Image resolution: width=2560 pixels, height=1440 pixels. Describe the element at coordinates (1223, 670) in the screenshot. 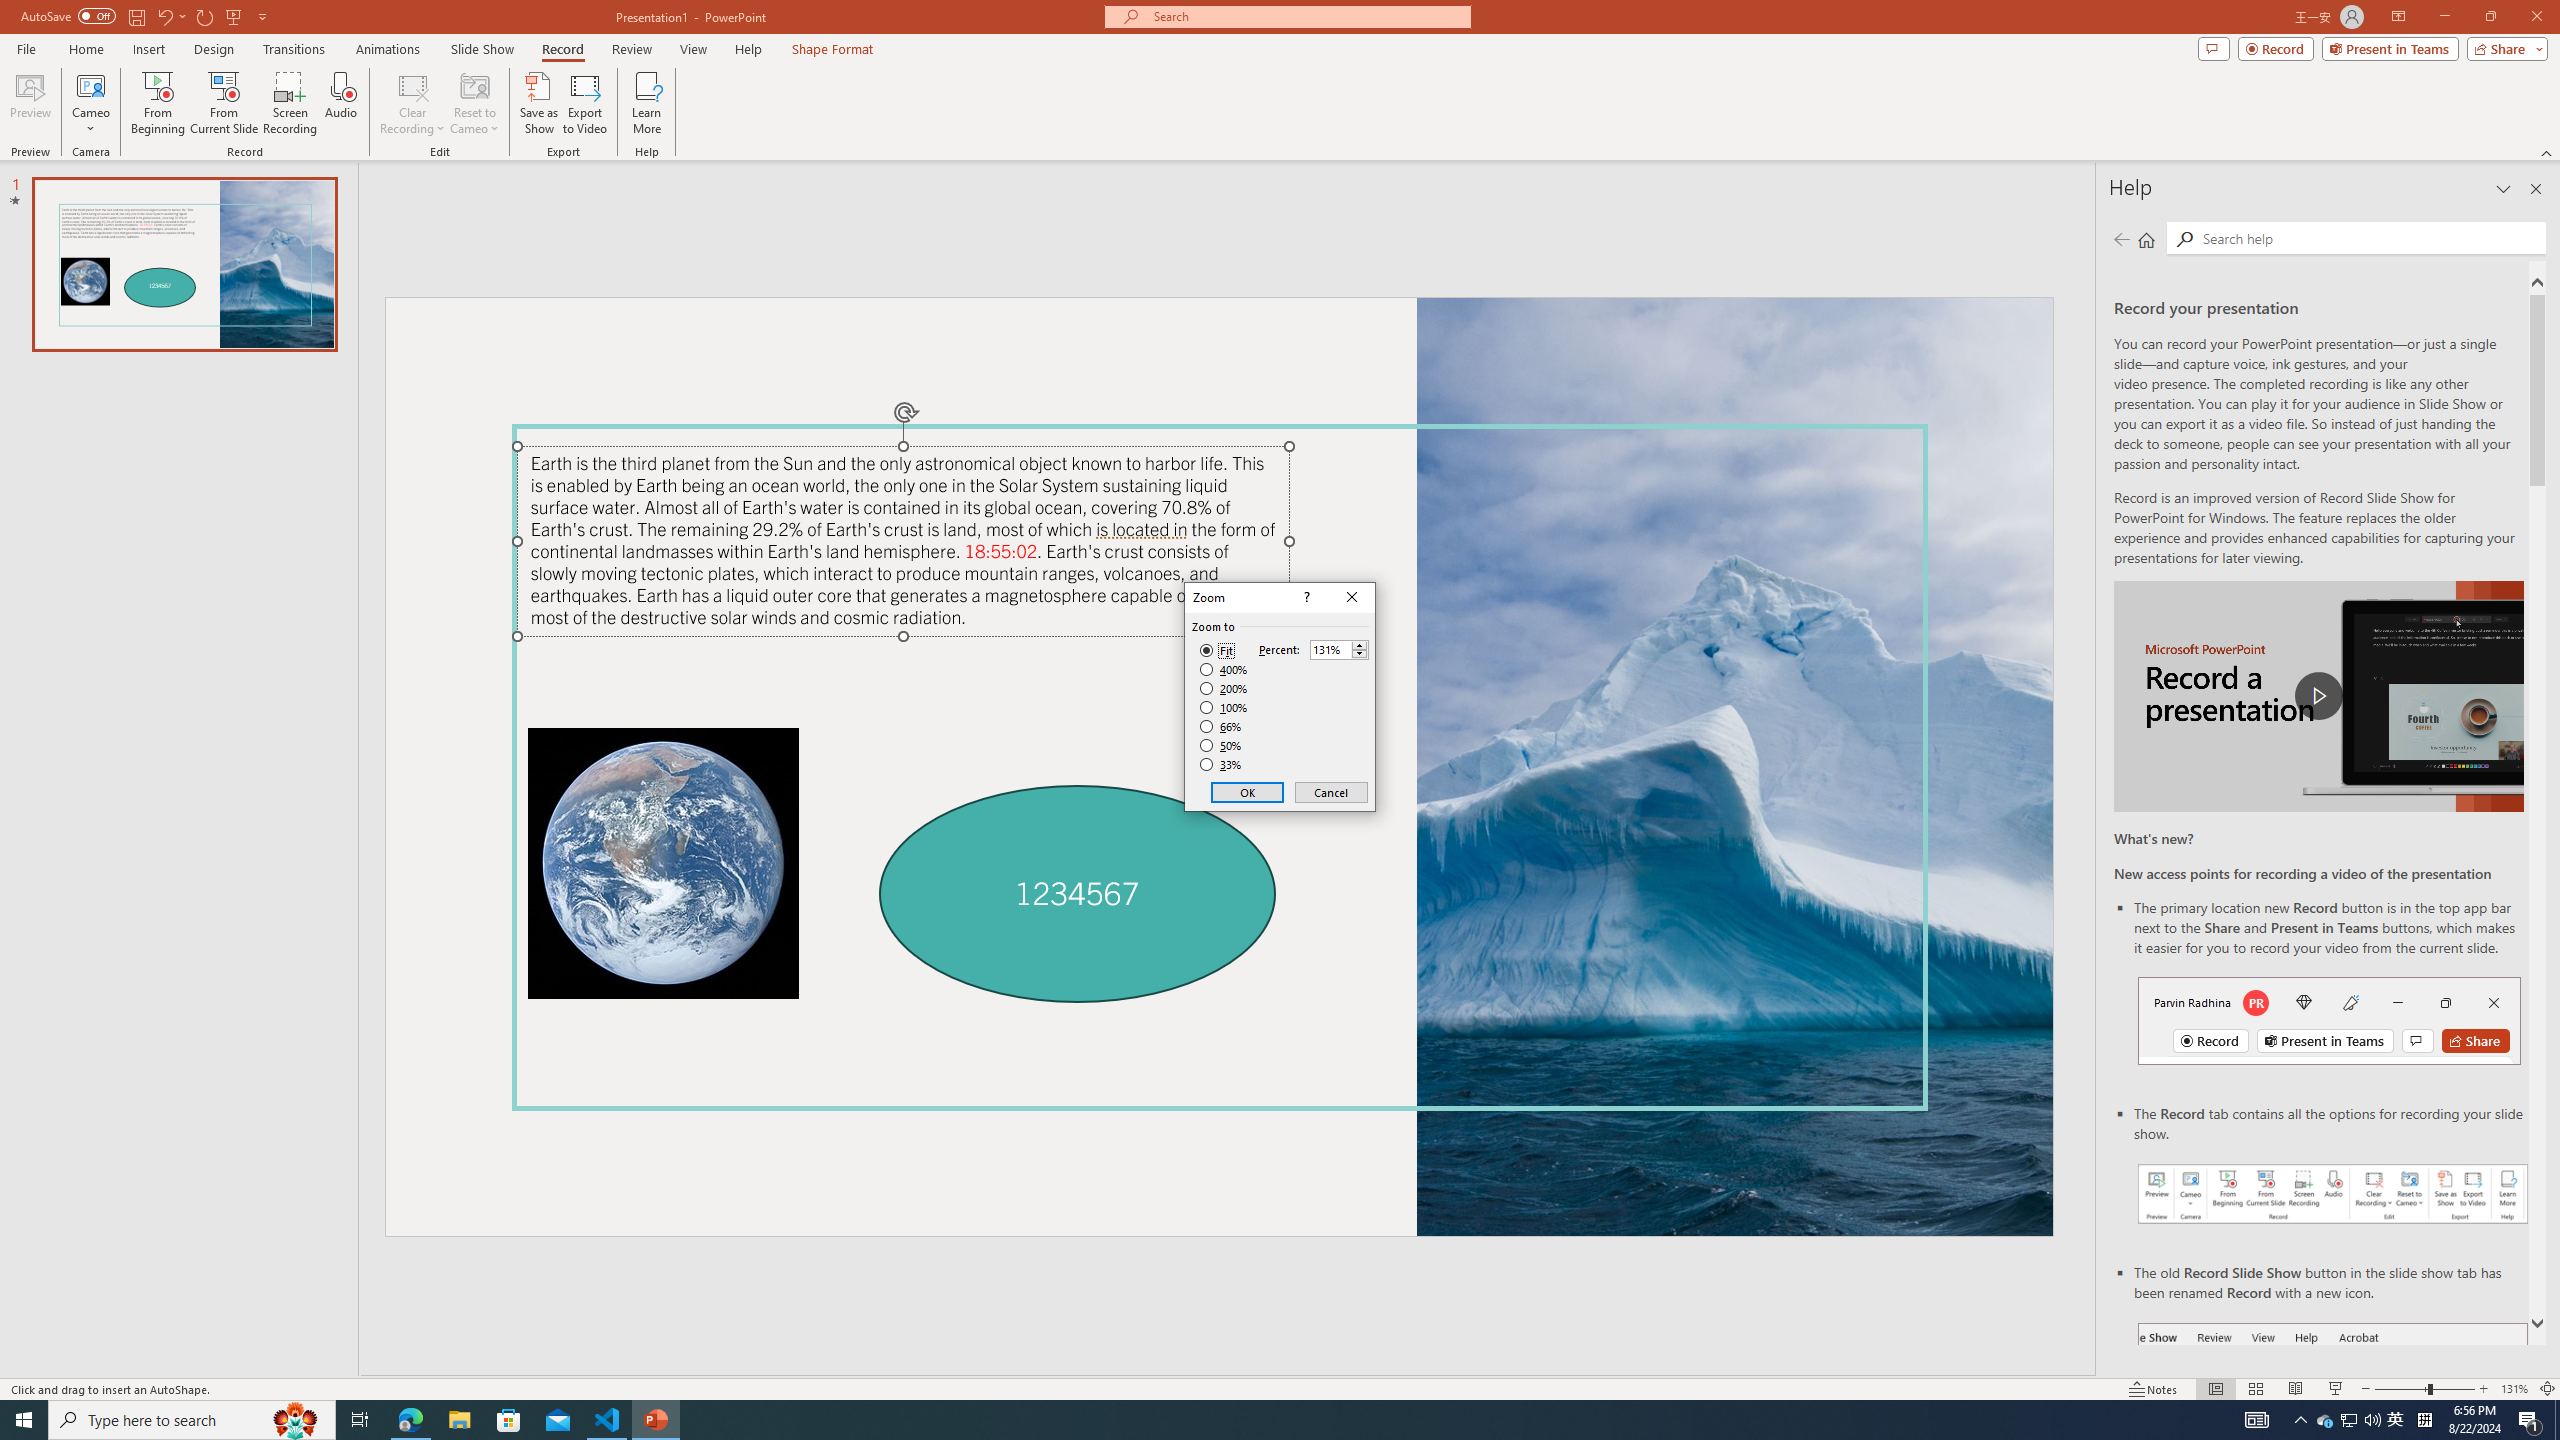

I see `'400%'` at that location.